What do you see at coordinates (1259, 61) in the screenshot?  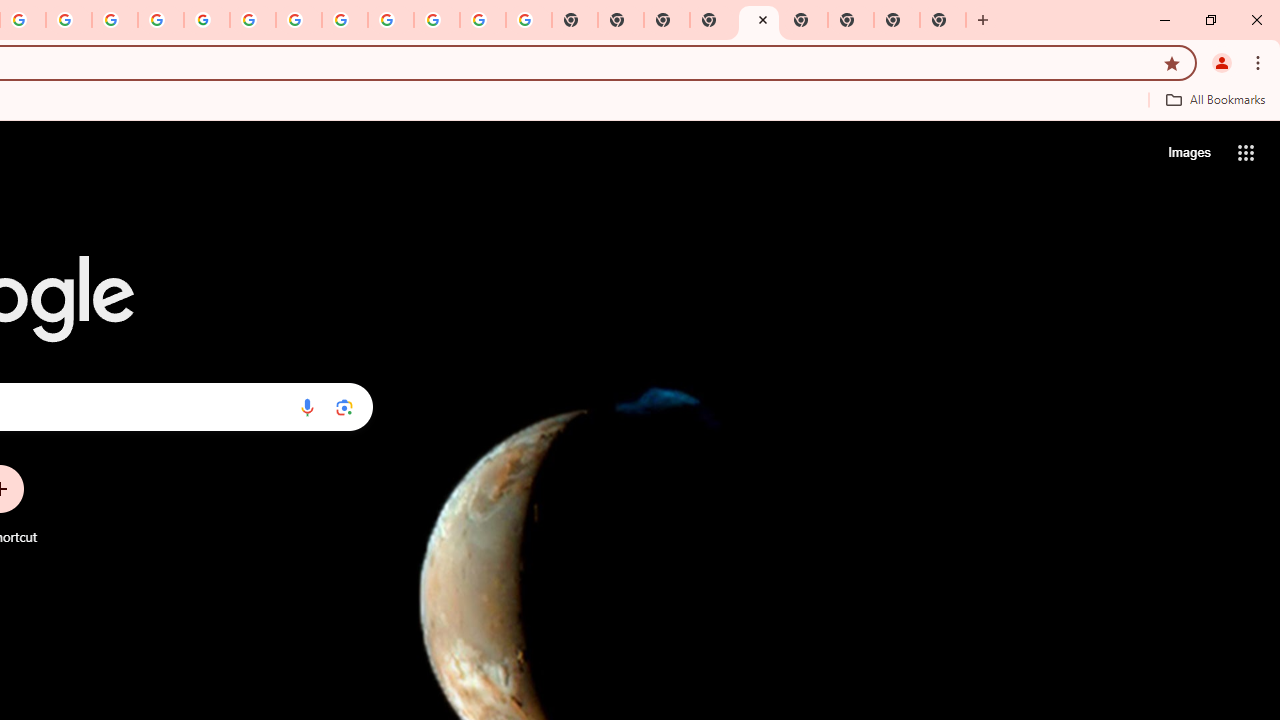 I see `'Chrome'` at bounding box center [1259, 61].